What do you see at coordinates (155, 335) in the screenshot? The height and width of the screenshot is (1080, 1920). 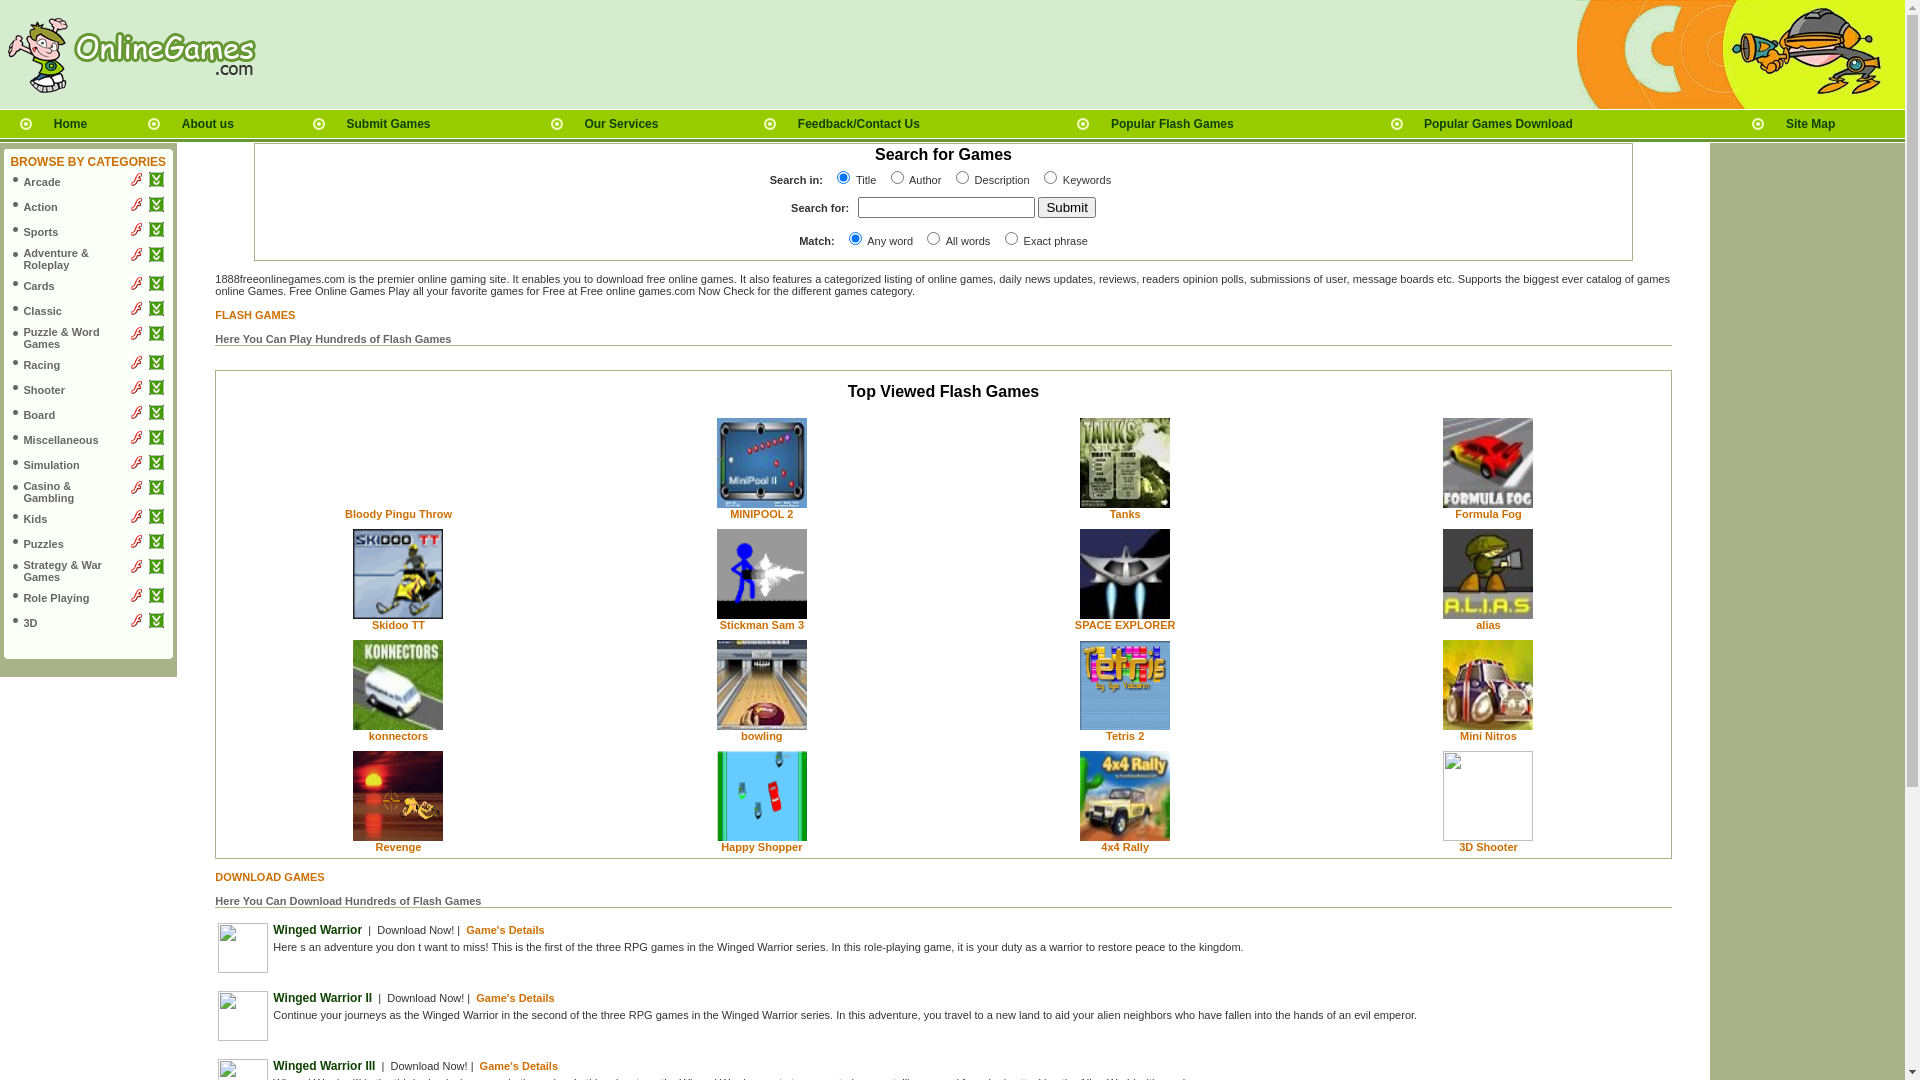 I see `'Download Puzzle & Word Games Games'` at bounding box center [155, 335].